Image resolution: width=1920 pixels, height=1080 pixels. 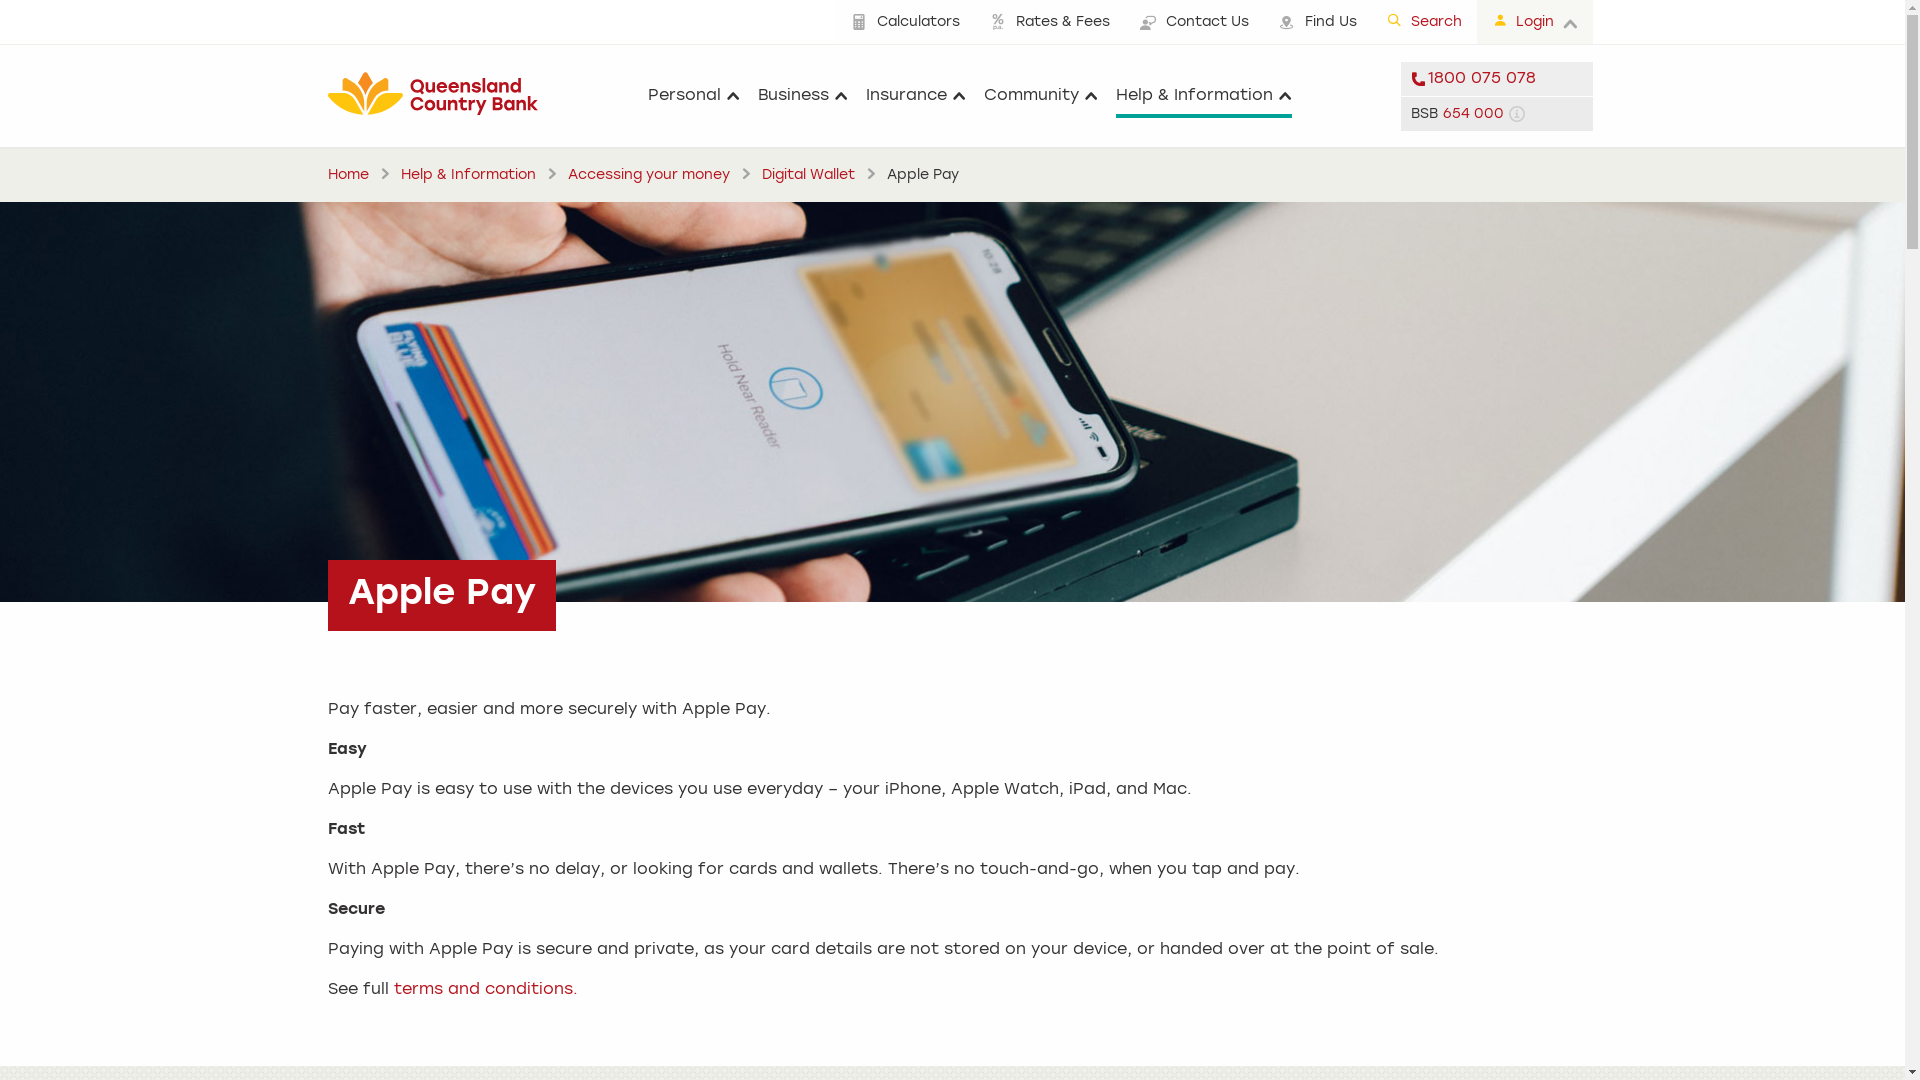 I want to click on 'Login', so click(x=1533, y=22).